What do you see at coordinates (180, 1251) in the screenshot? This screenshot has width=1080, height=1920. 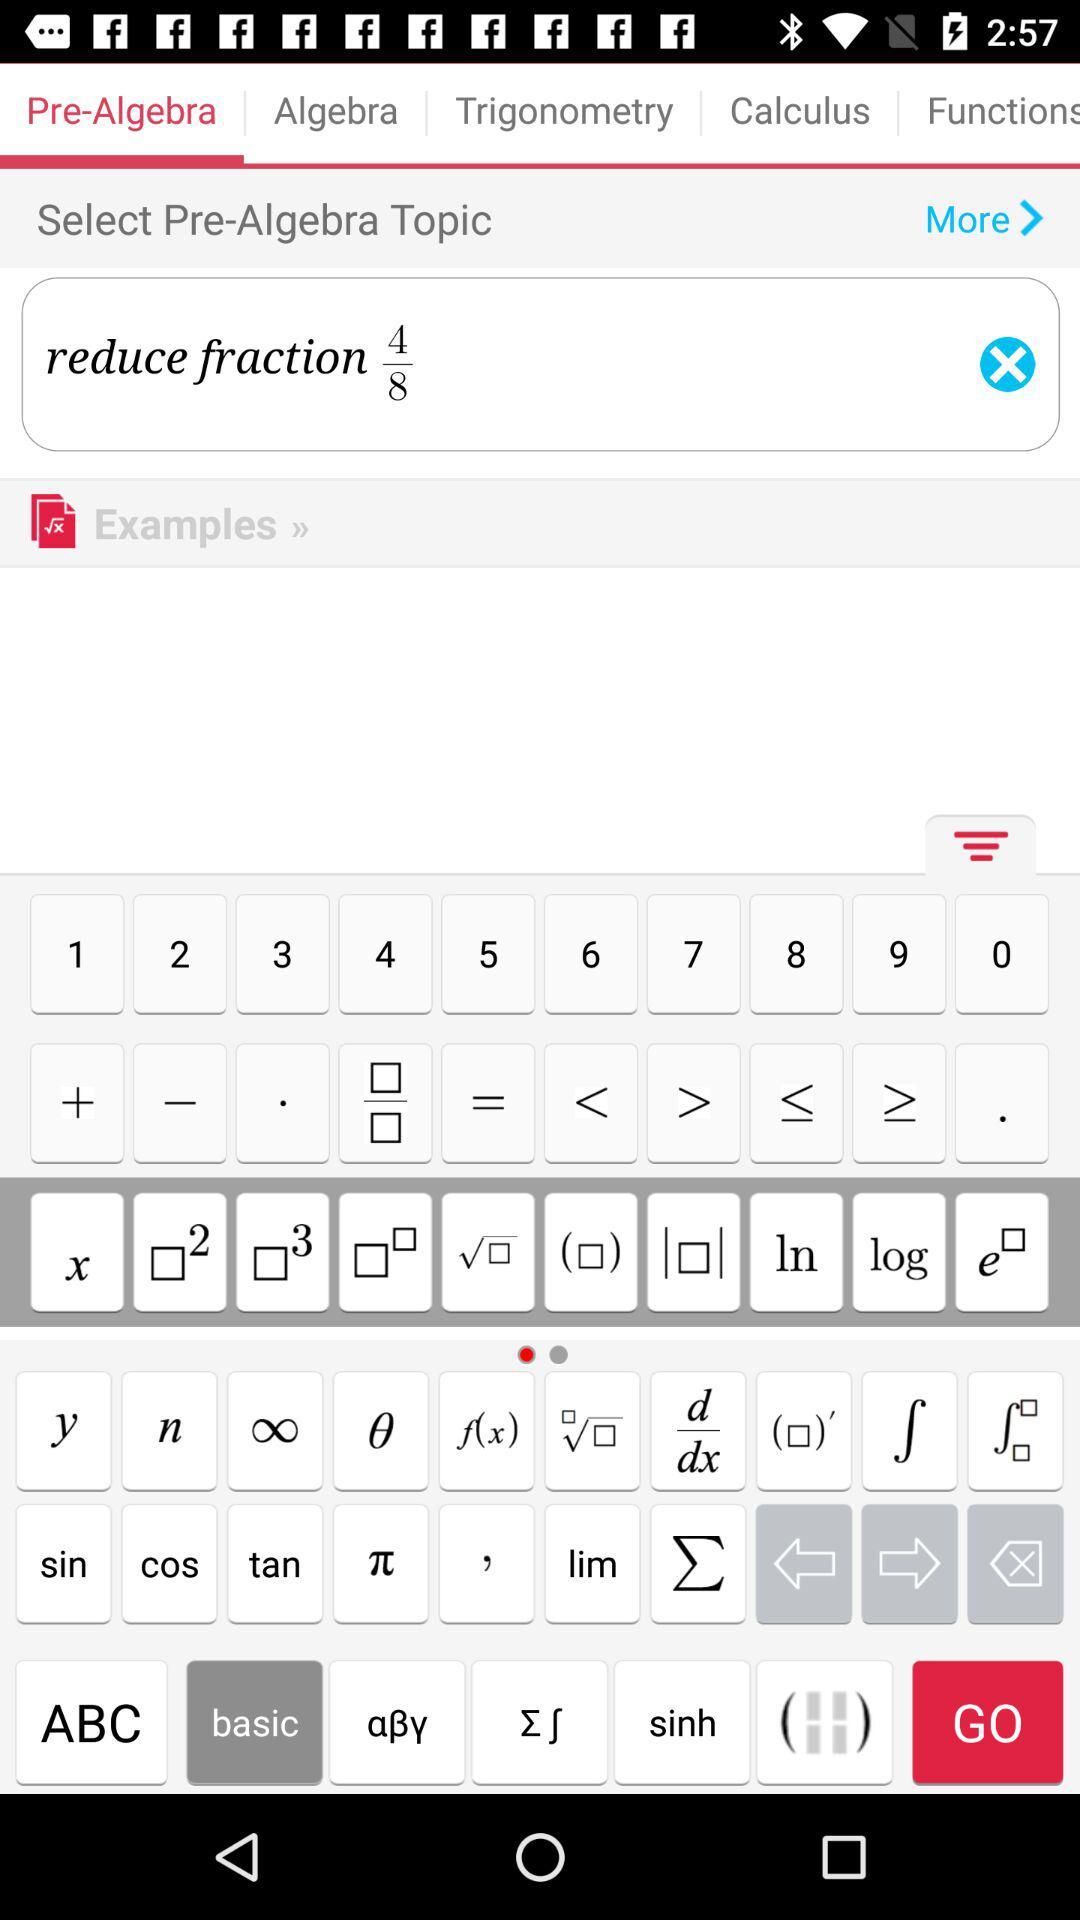 I see `exponent` at bounding box center [180, 1251].